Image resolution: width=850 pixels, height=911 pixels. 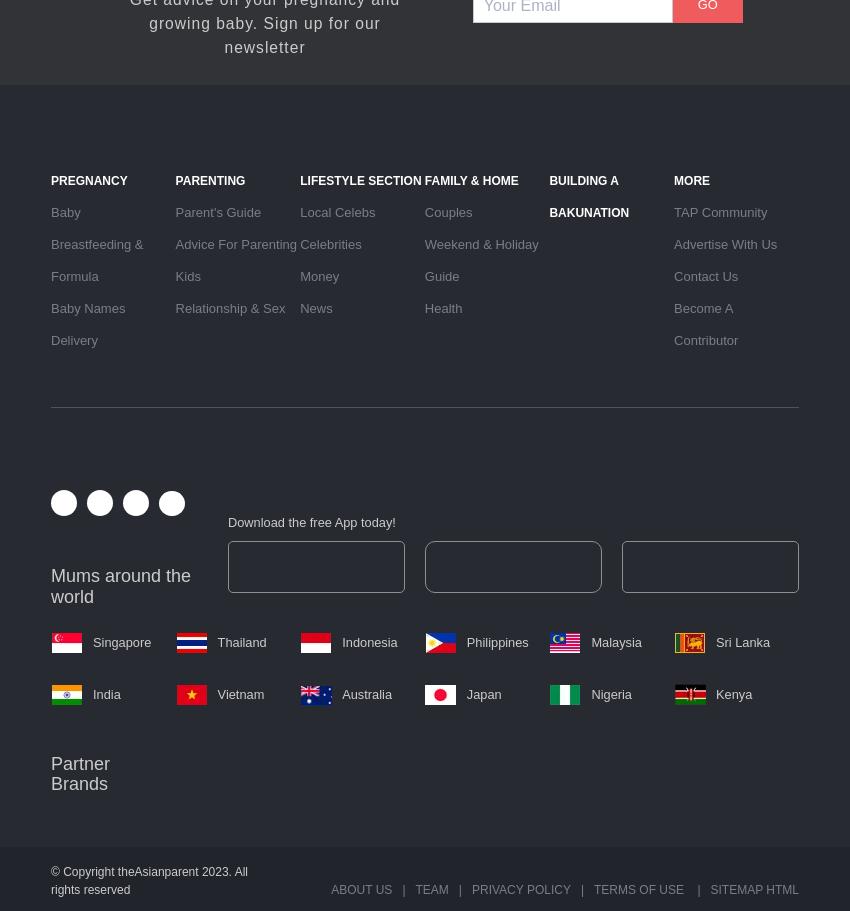 I want to click on 'Thailand', so click(x=217, y=641).